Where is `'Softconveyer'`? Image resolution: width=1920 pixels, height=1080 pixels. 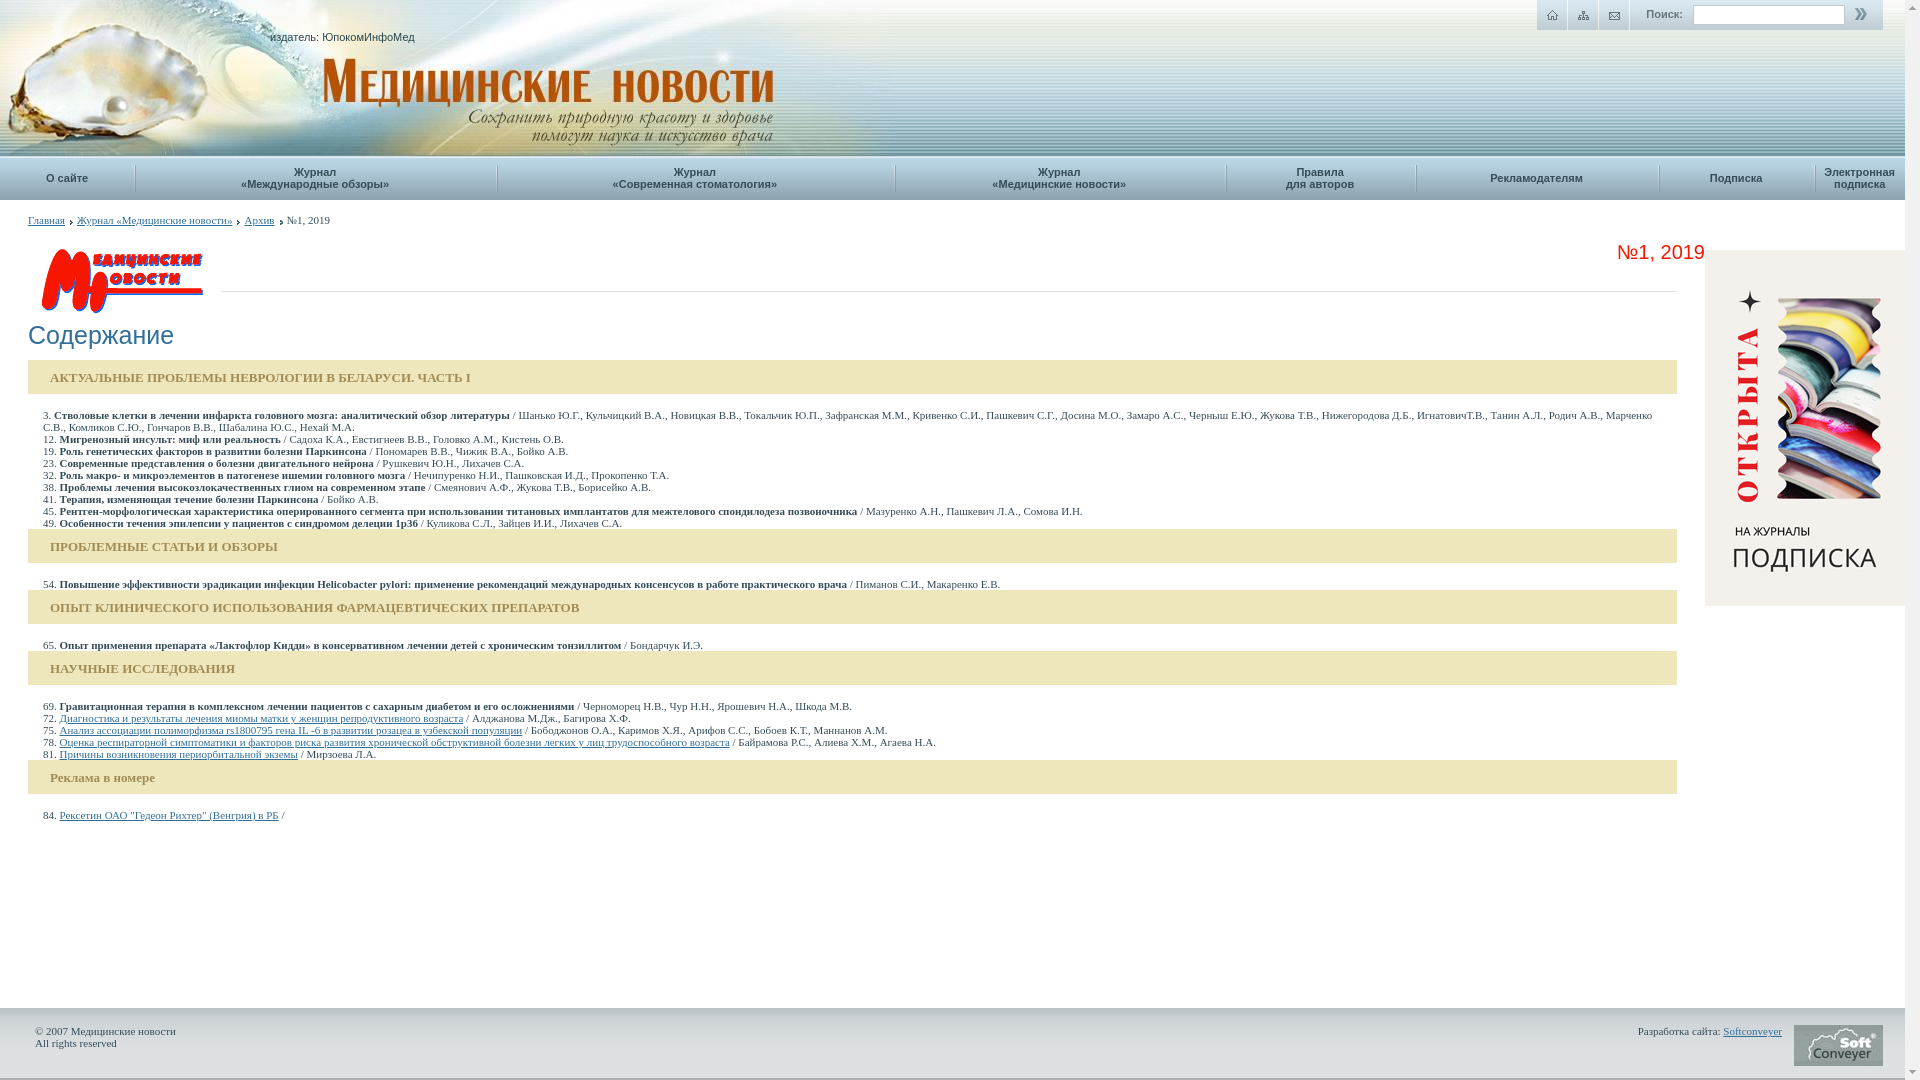 'Softconveyer' is located at coordinates (1751, 1030).